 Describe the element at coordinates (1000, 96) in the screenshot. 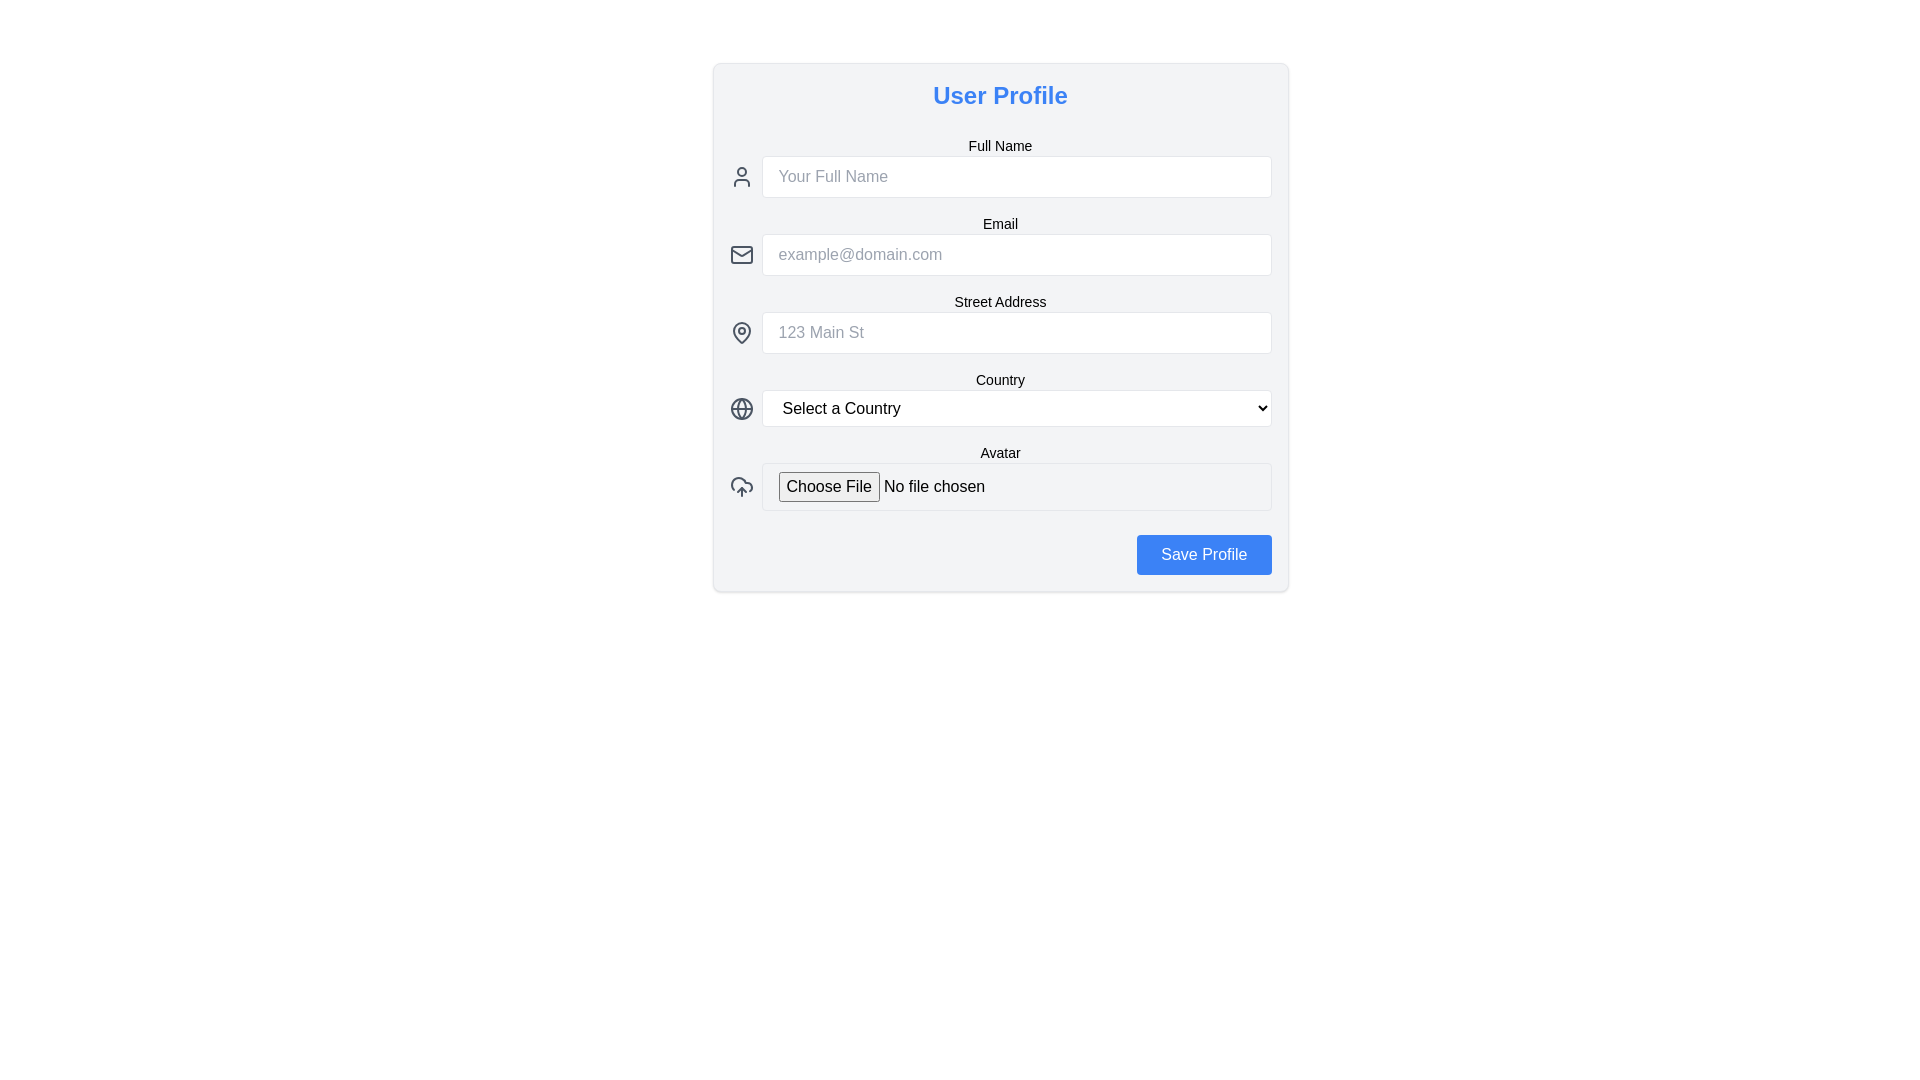

I see `the 'User Profile' static text, which is a bold, large-sized blue text located at the top center of the form, above the 'Full Name' and 'Email' fields` at that location.